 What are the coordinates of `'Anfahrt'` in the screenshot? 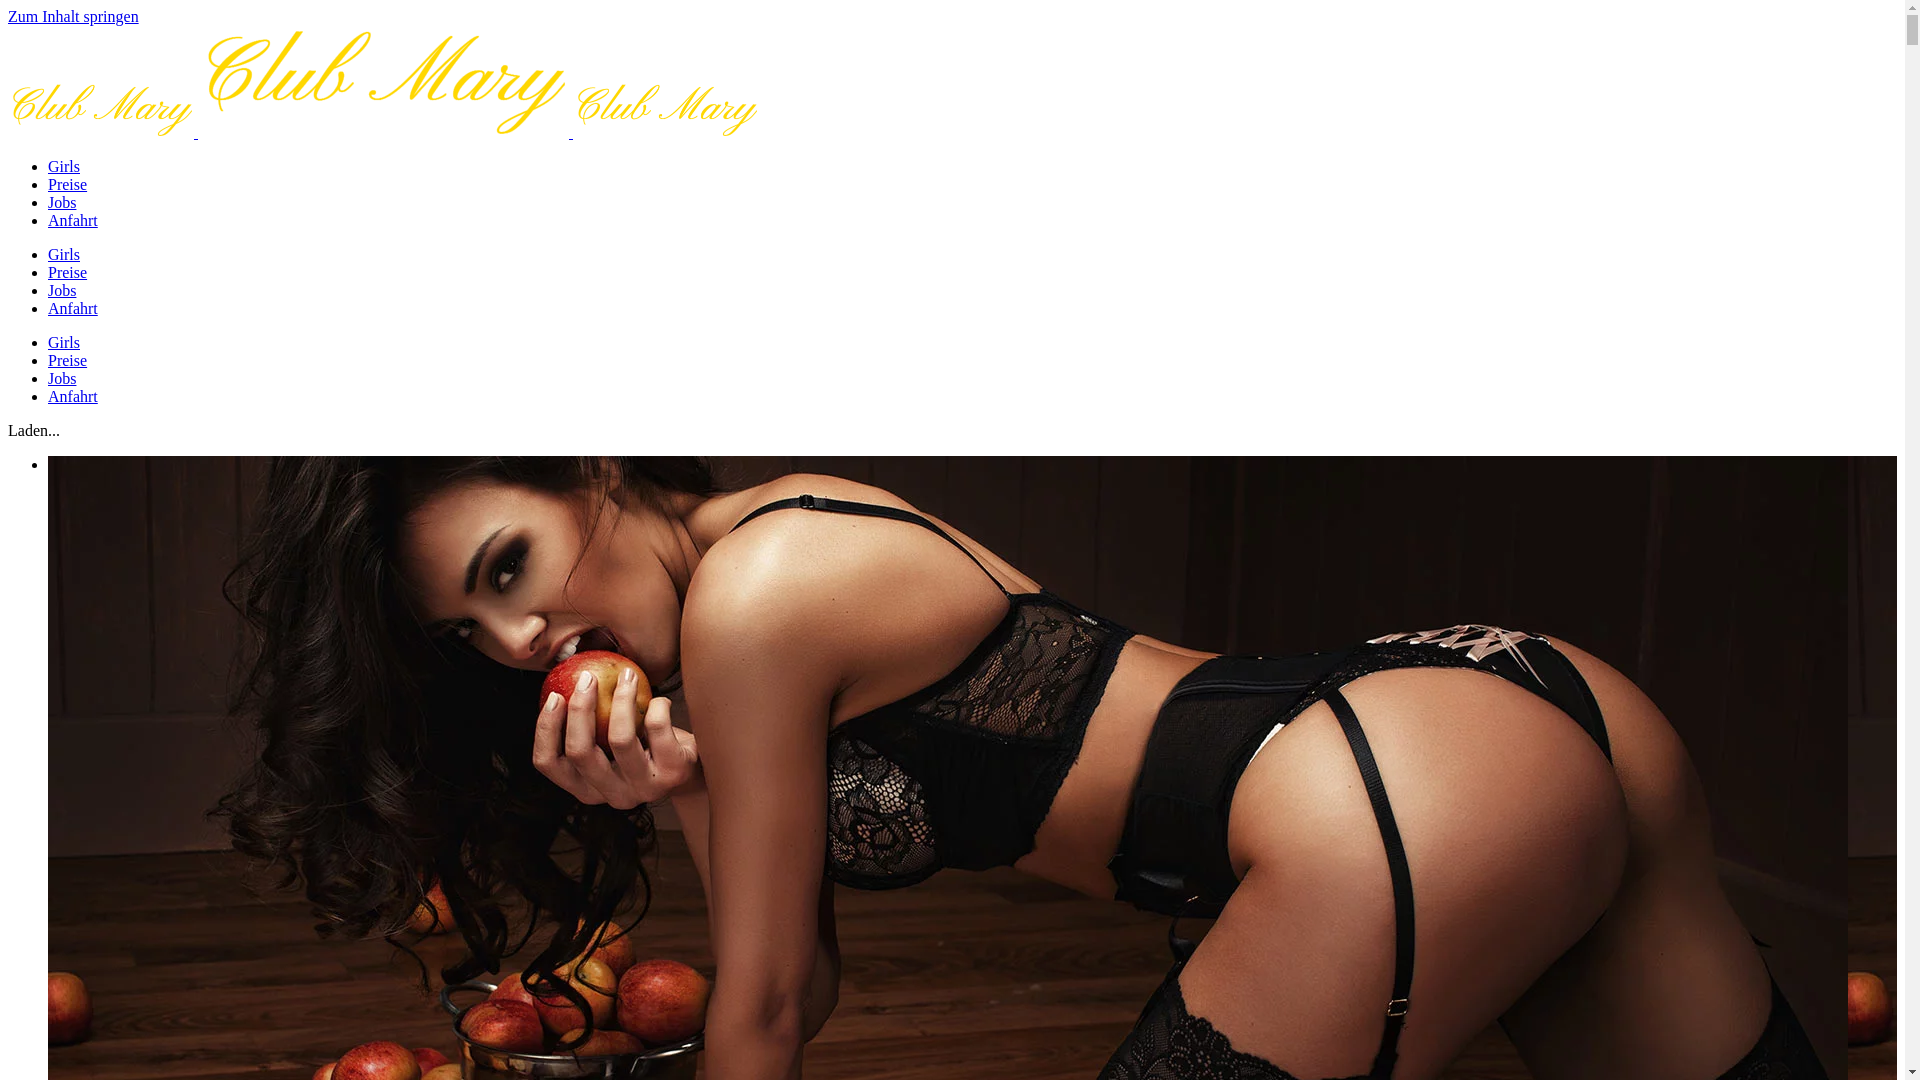 It's located at (72, 308).